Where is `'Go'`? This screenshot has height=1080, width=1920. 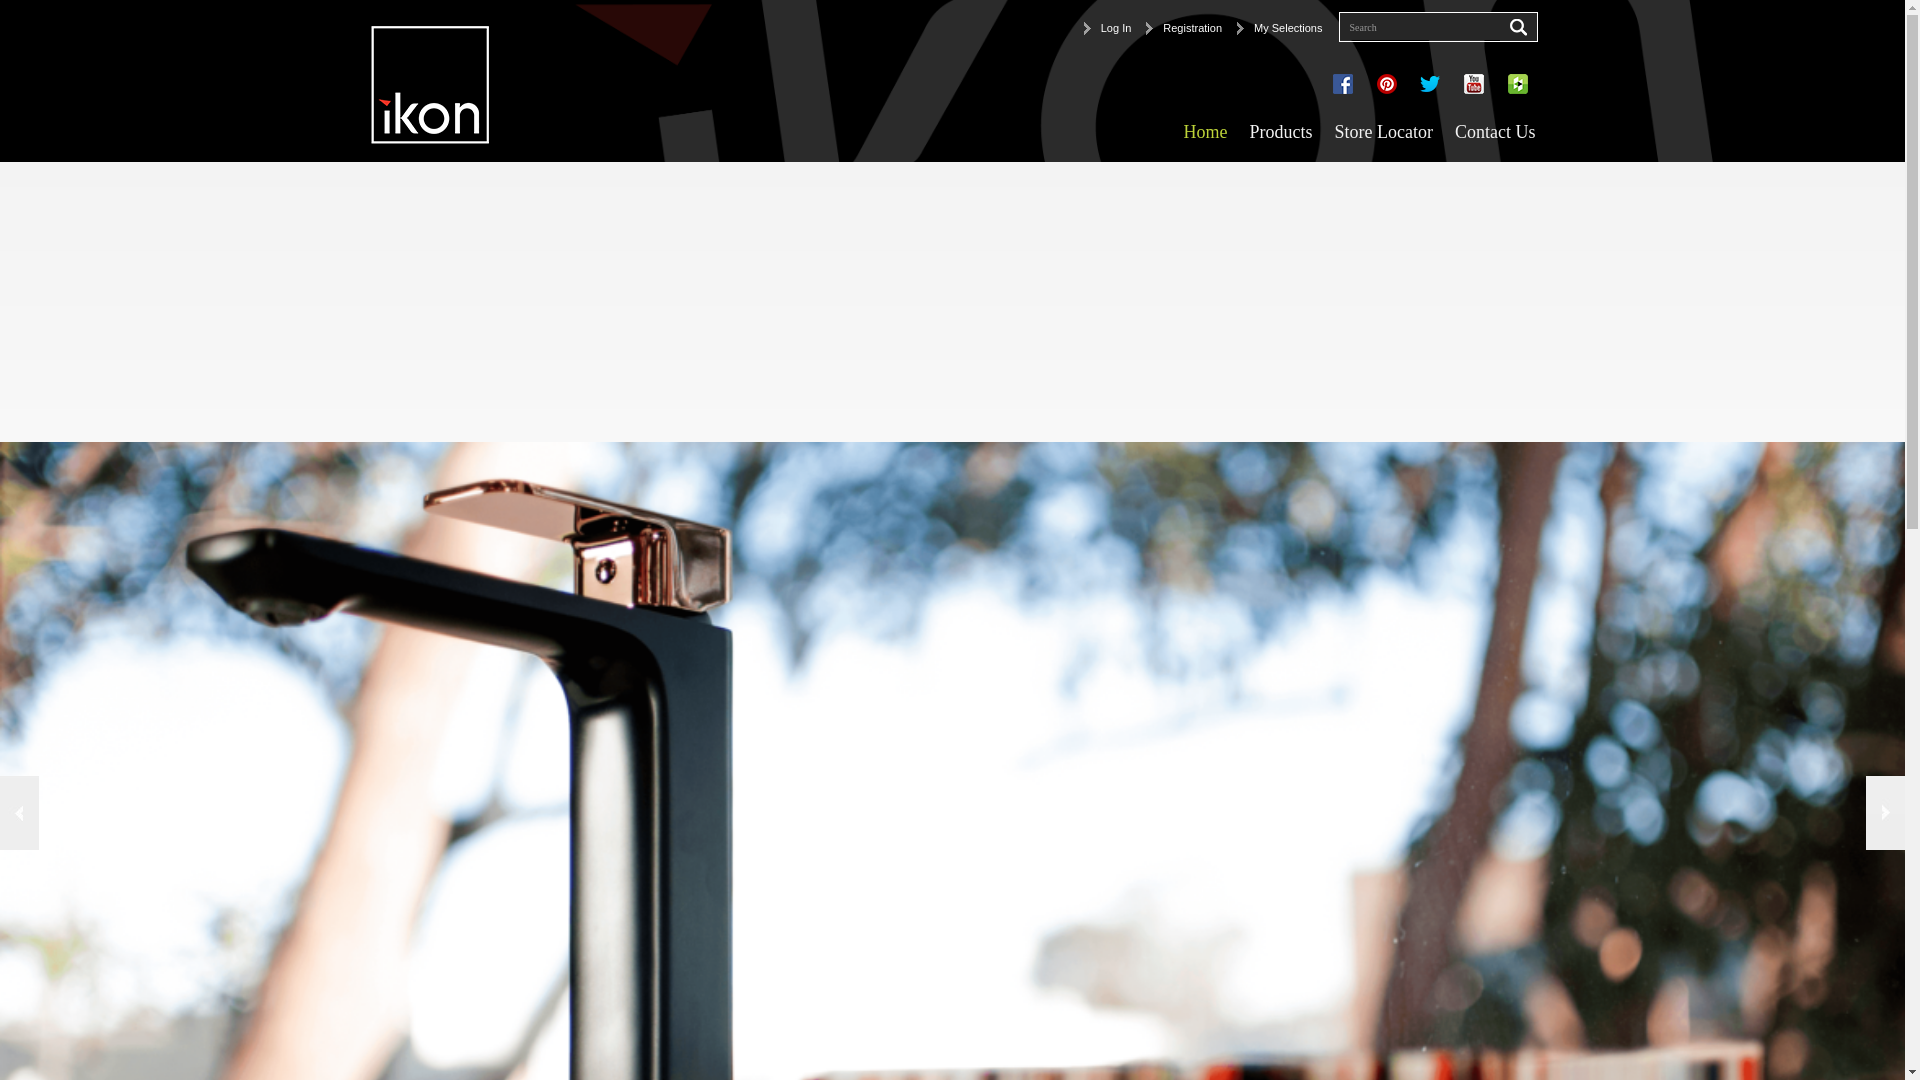
'Go' is located at coordinates (1499, 27).